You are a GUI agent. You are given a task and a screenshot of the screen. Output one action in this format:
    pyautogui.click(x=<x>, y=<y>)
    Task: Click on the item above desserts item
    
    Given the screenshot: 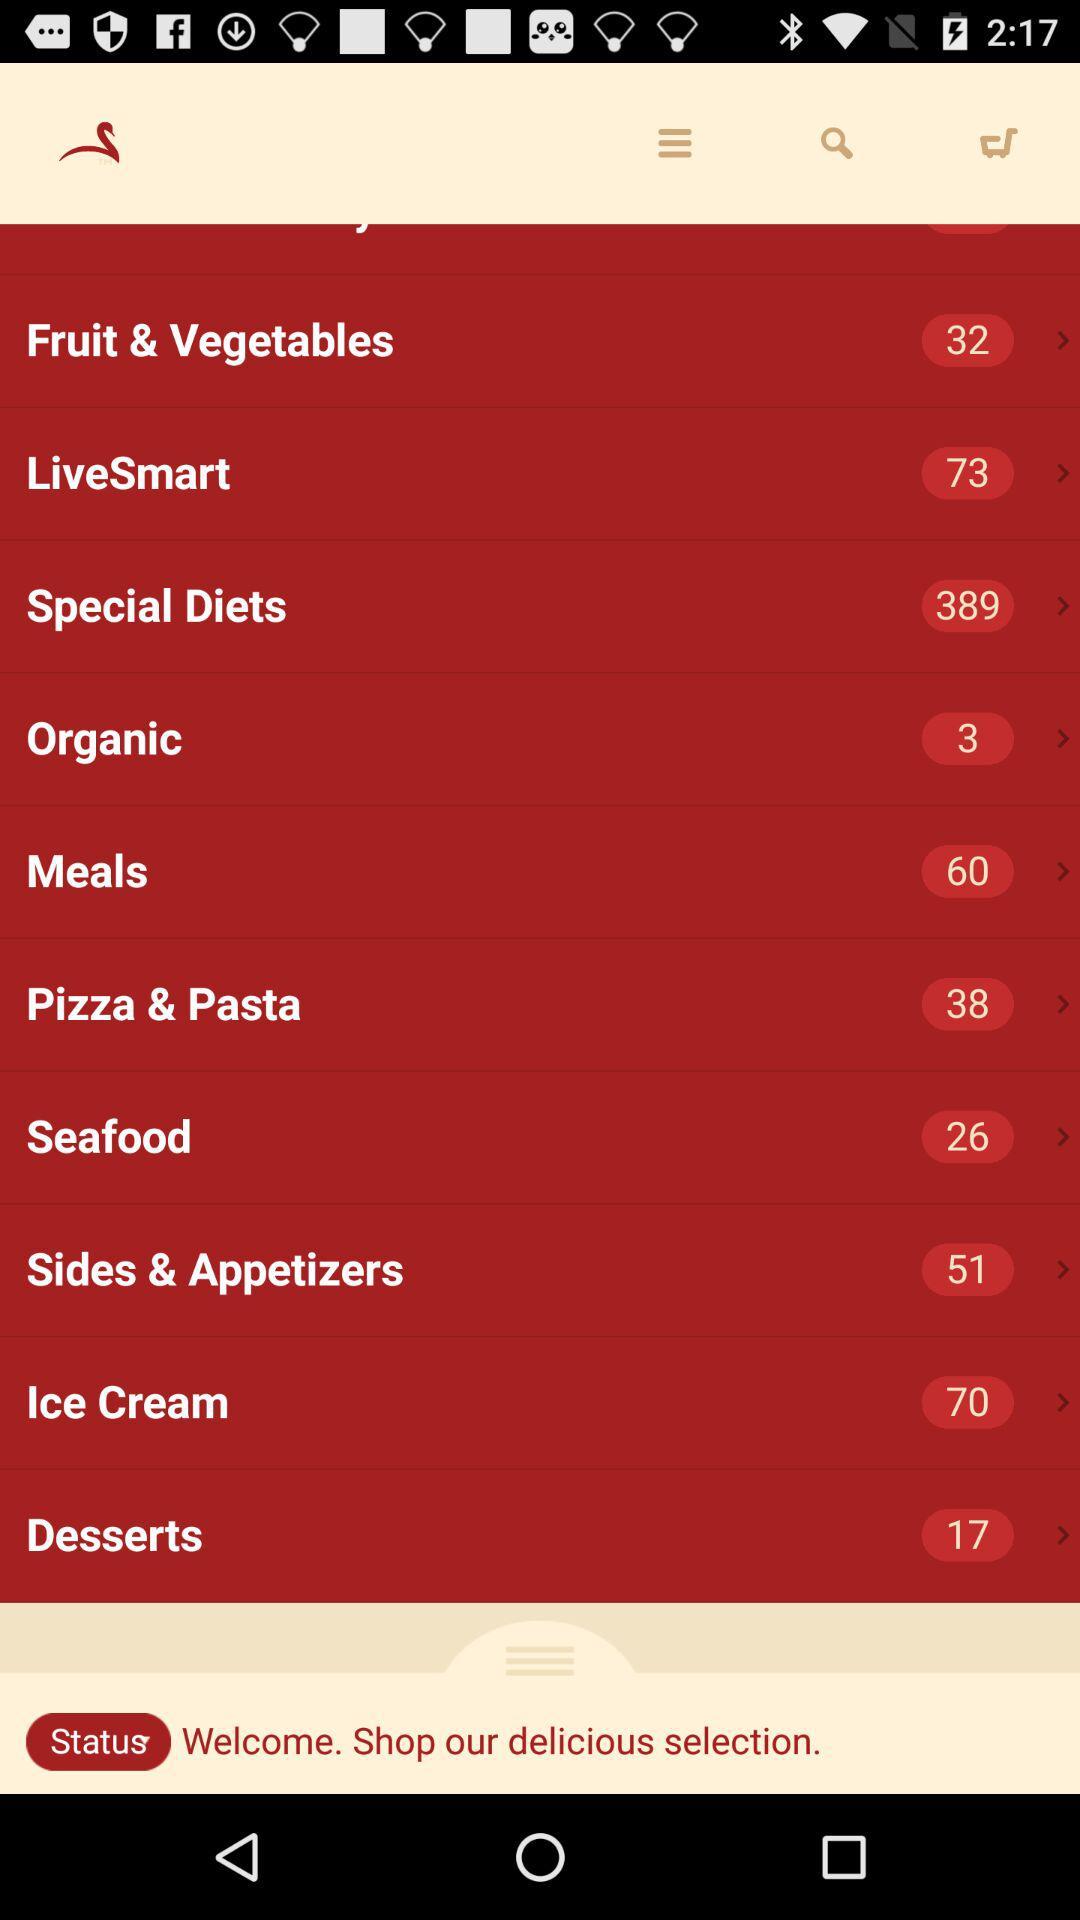 What is the action you would take?
    pyautogui.click(x=1062, y=1401)
    